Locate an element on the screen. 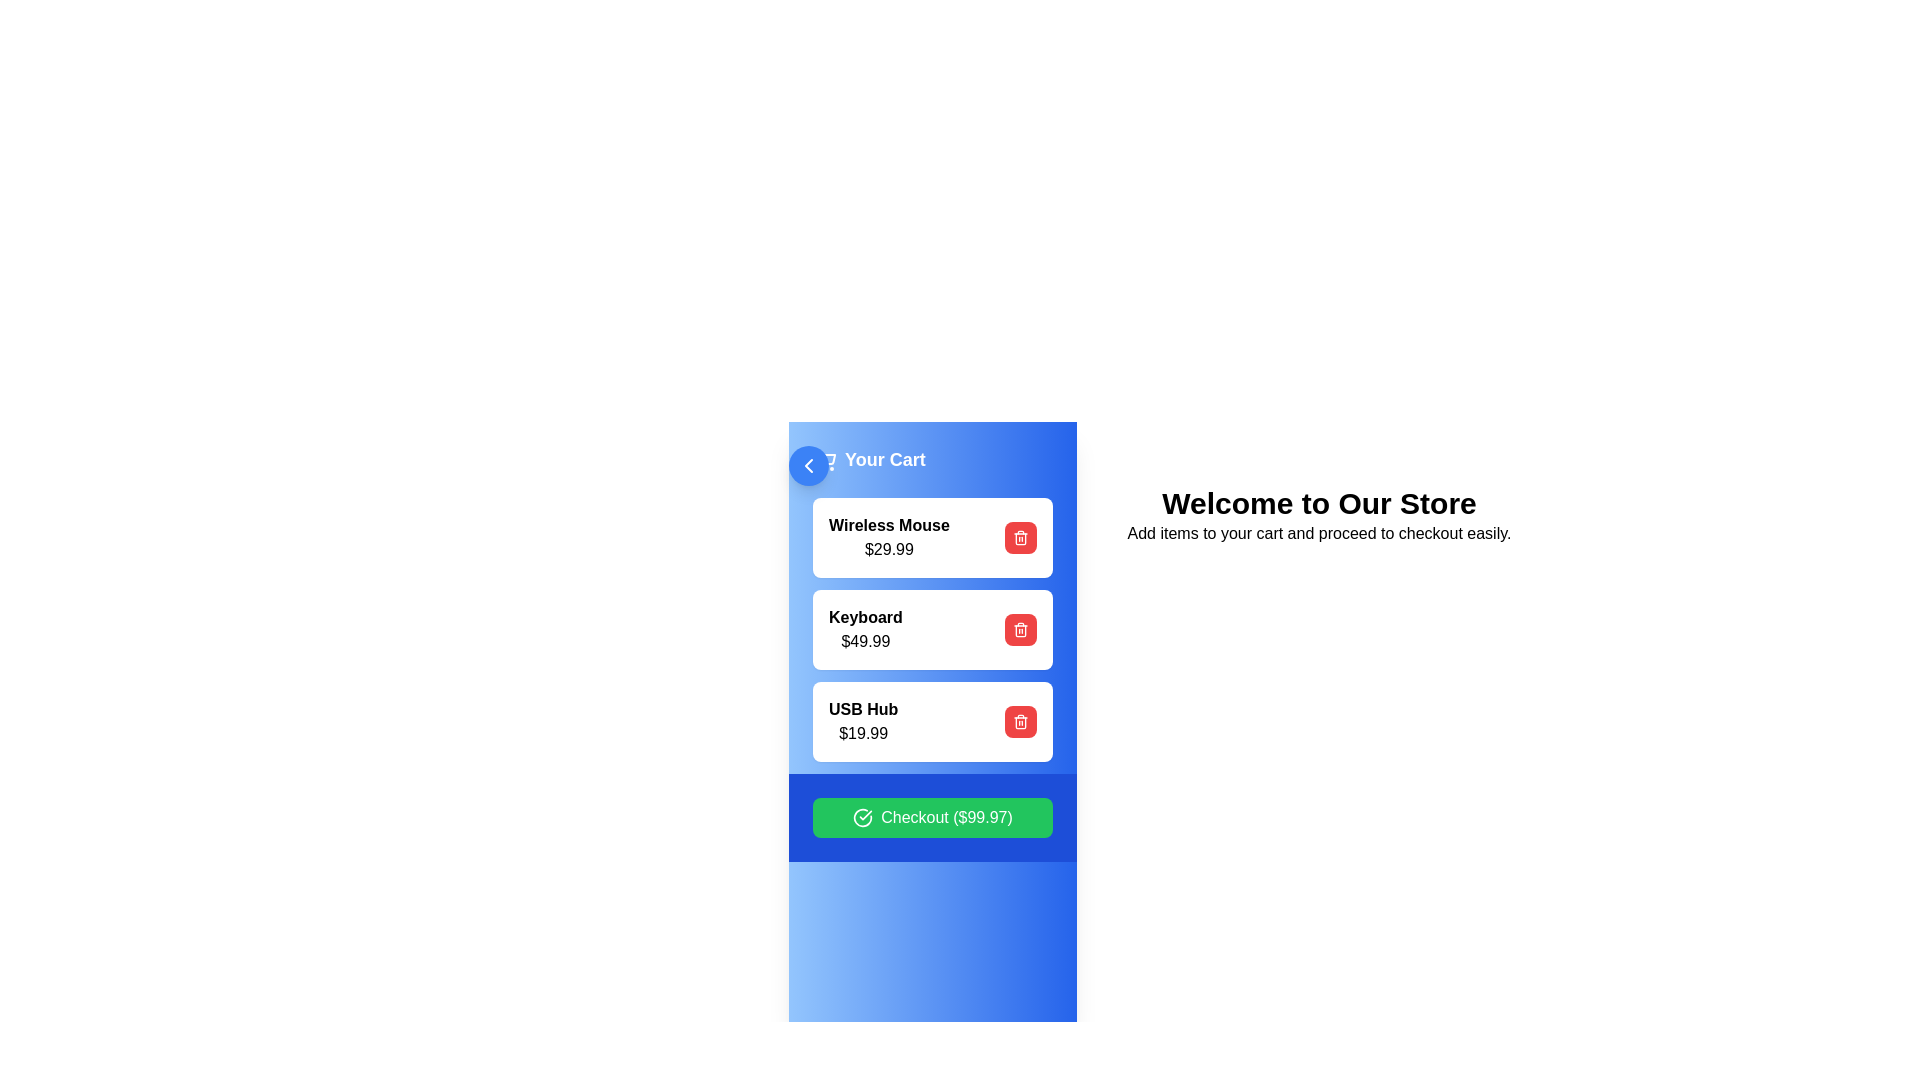  text from the 'Wireless Mouse' label, which displays 'Wireless Mouse' and '$29.99' in the 'Your Cart' section is located at coordinates (888, 536).